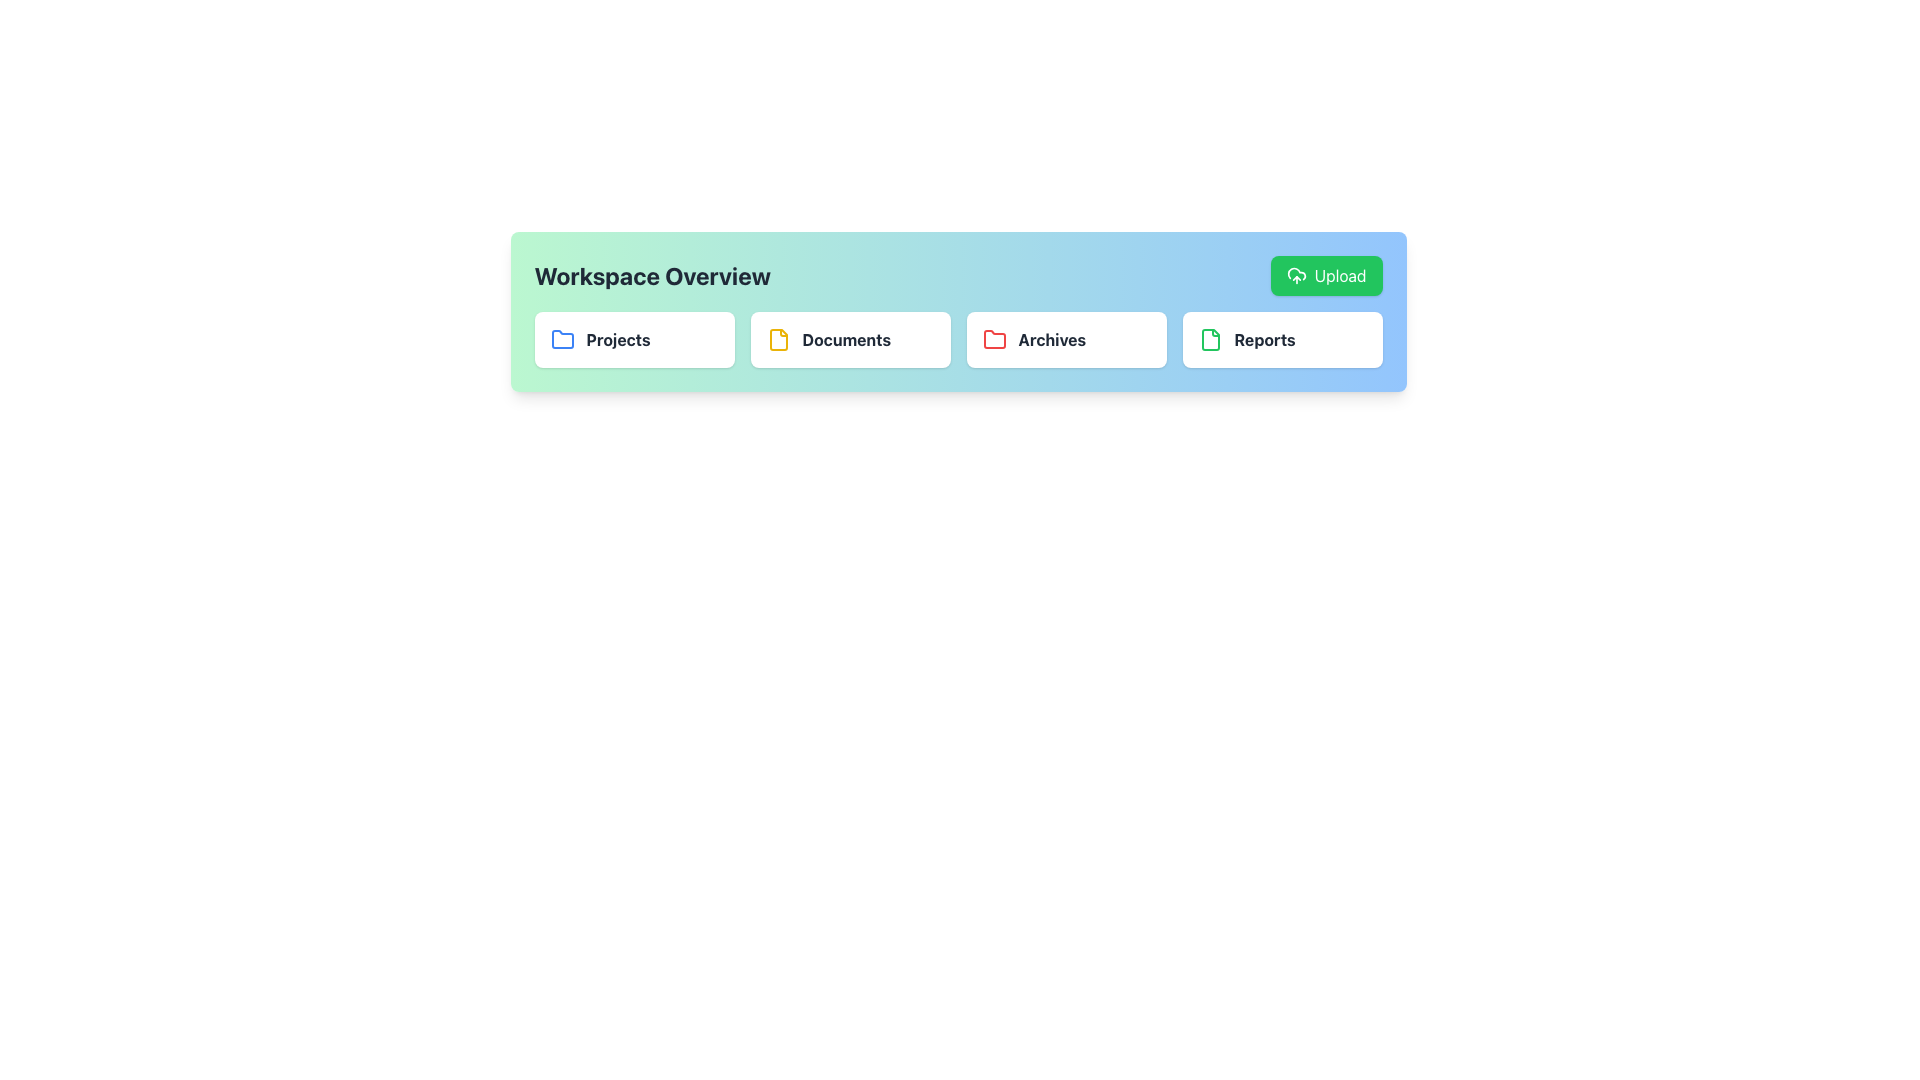  What do you see at coordinates (994, 338) in the screenshot?
I see `the folder icon located in the Archives section, positioned between Documents and Reports` at bounding box center [994, 338].